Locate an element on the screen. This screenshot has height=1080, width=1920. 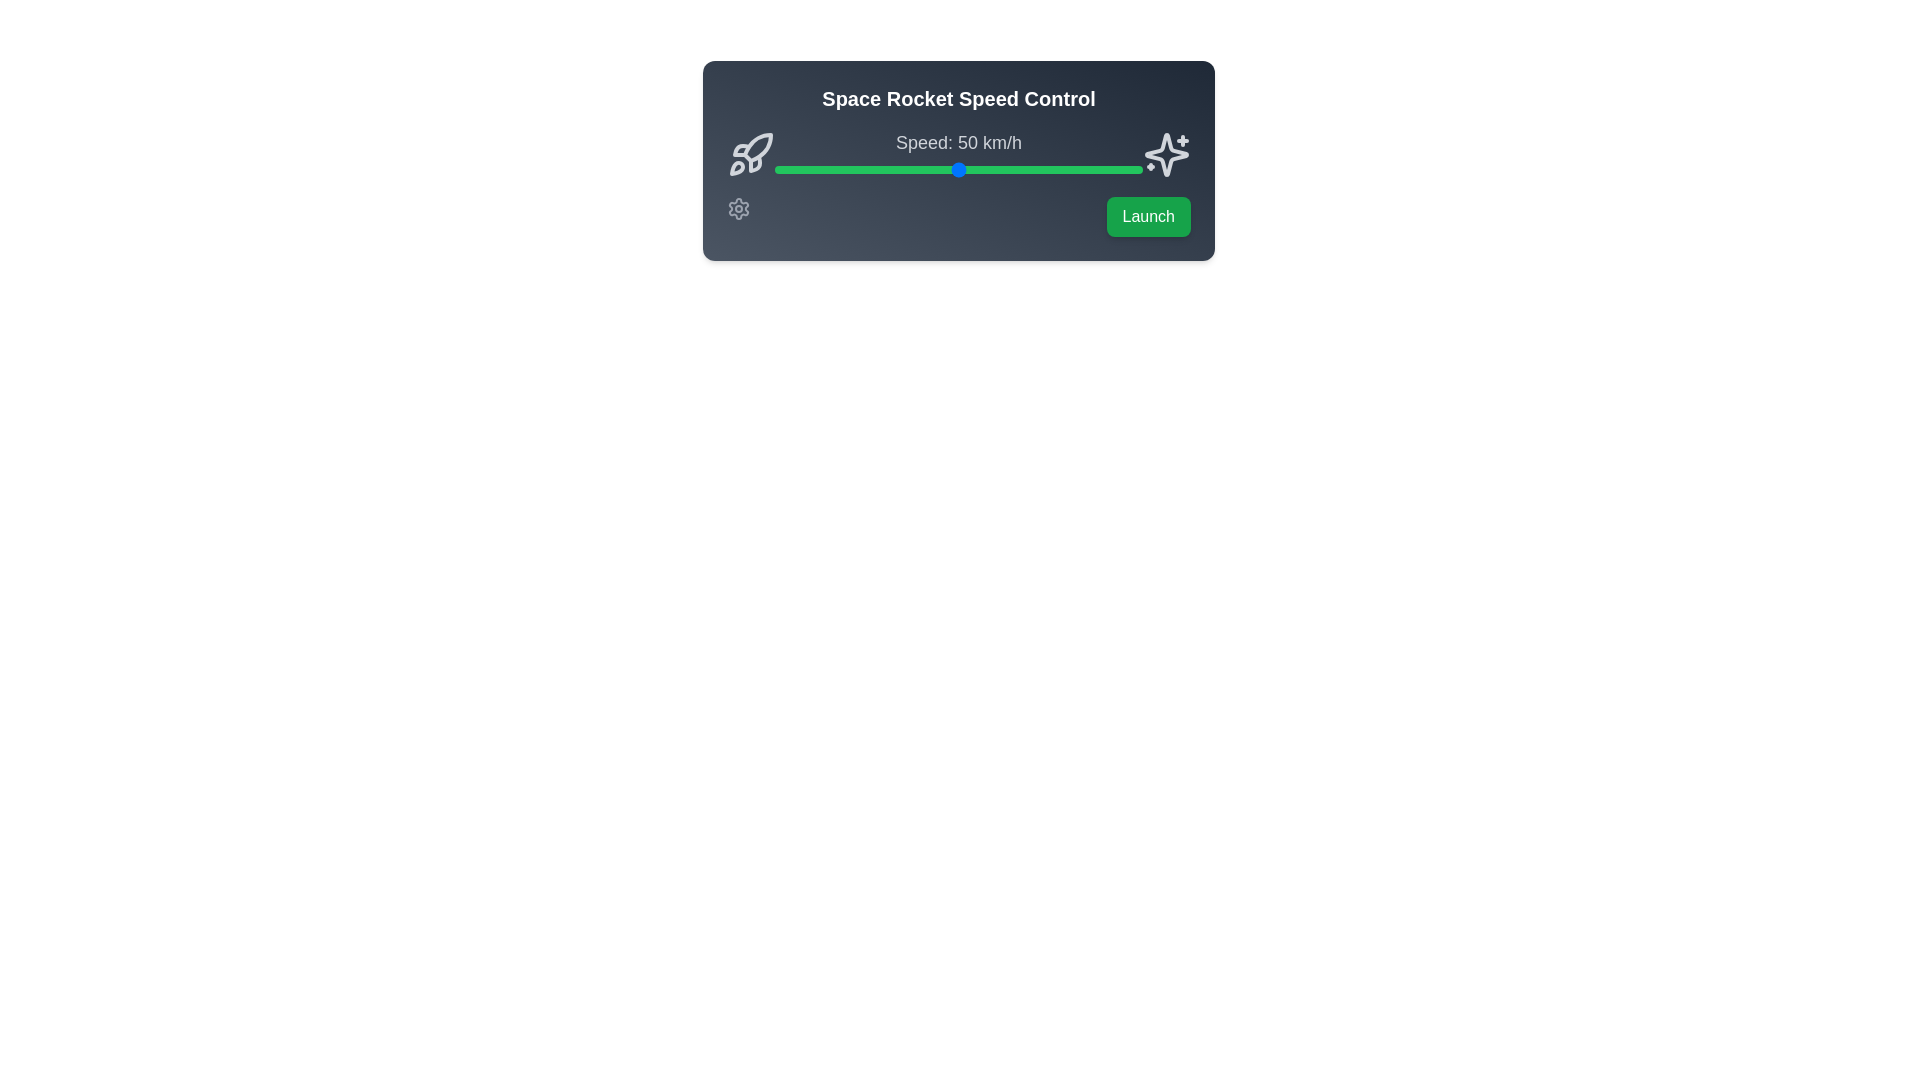
the speed slider to set the speed to 28 km/h is located at coordinates (878, 168).